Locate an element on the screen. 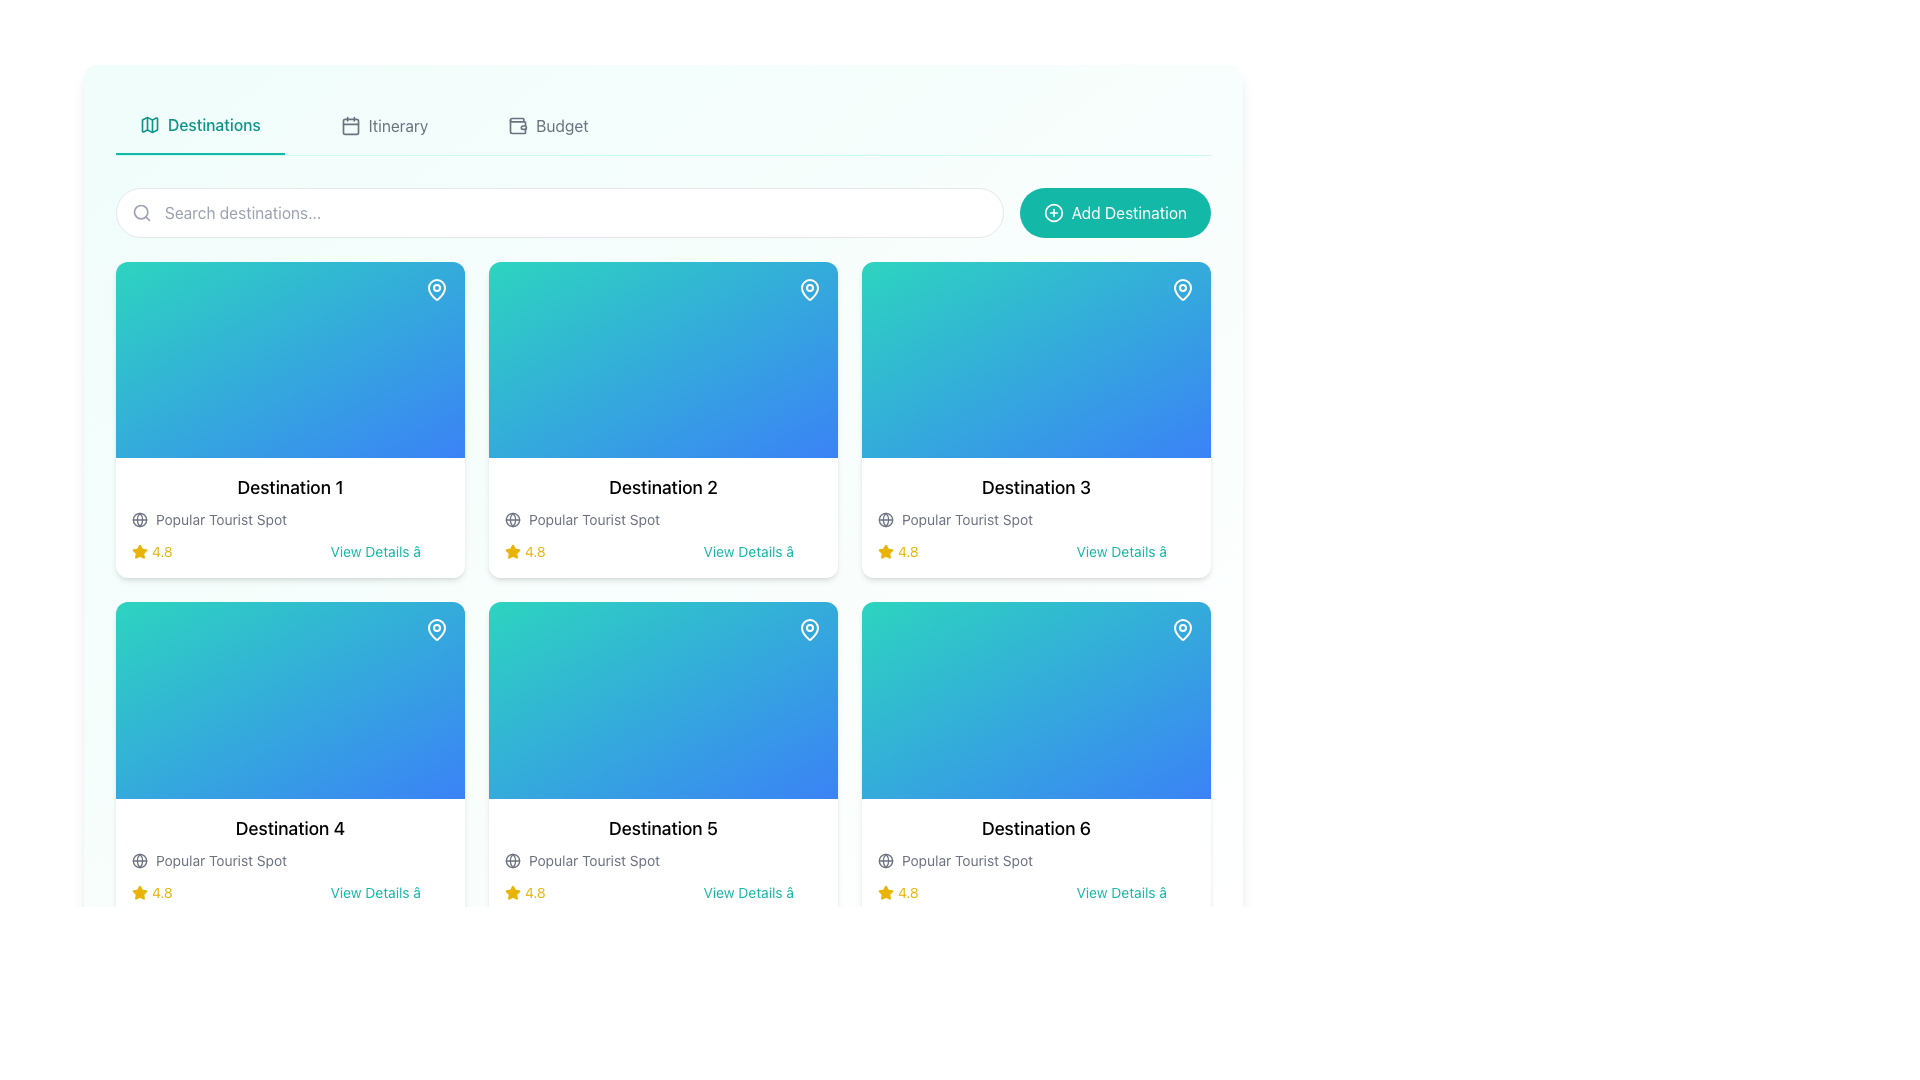 The width and height of the screenshot is (1920, 1080). the Icon located at the top-right corner of the card labeled 'Destination 2', which serves as a visual indicator for marking a location or hinting at geographic context is located at coordinates (810, 289).